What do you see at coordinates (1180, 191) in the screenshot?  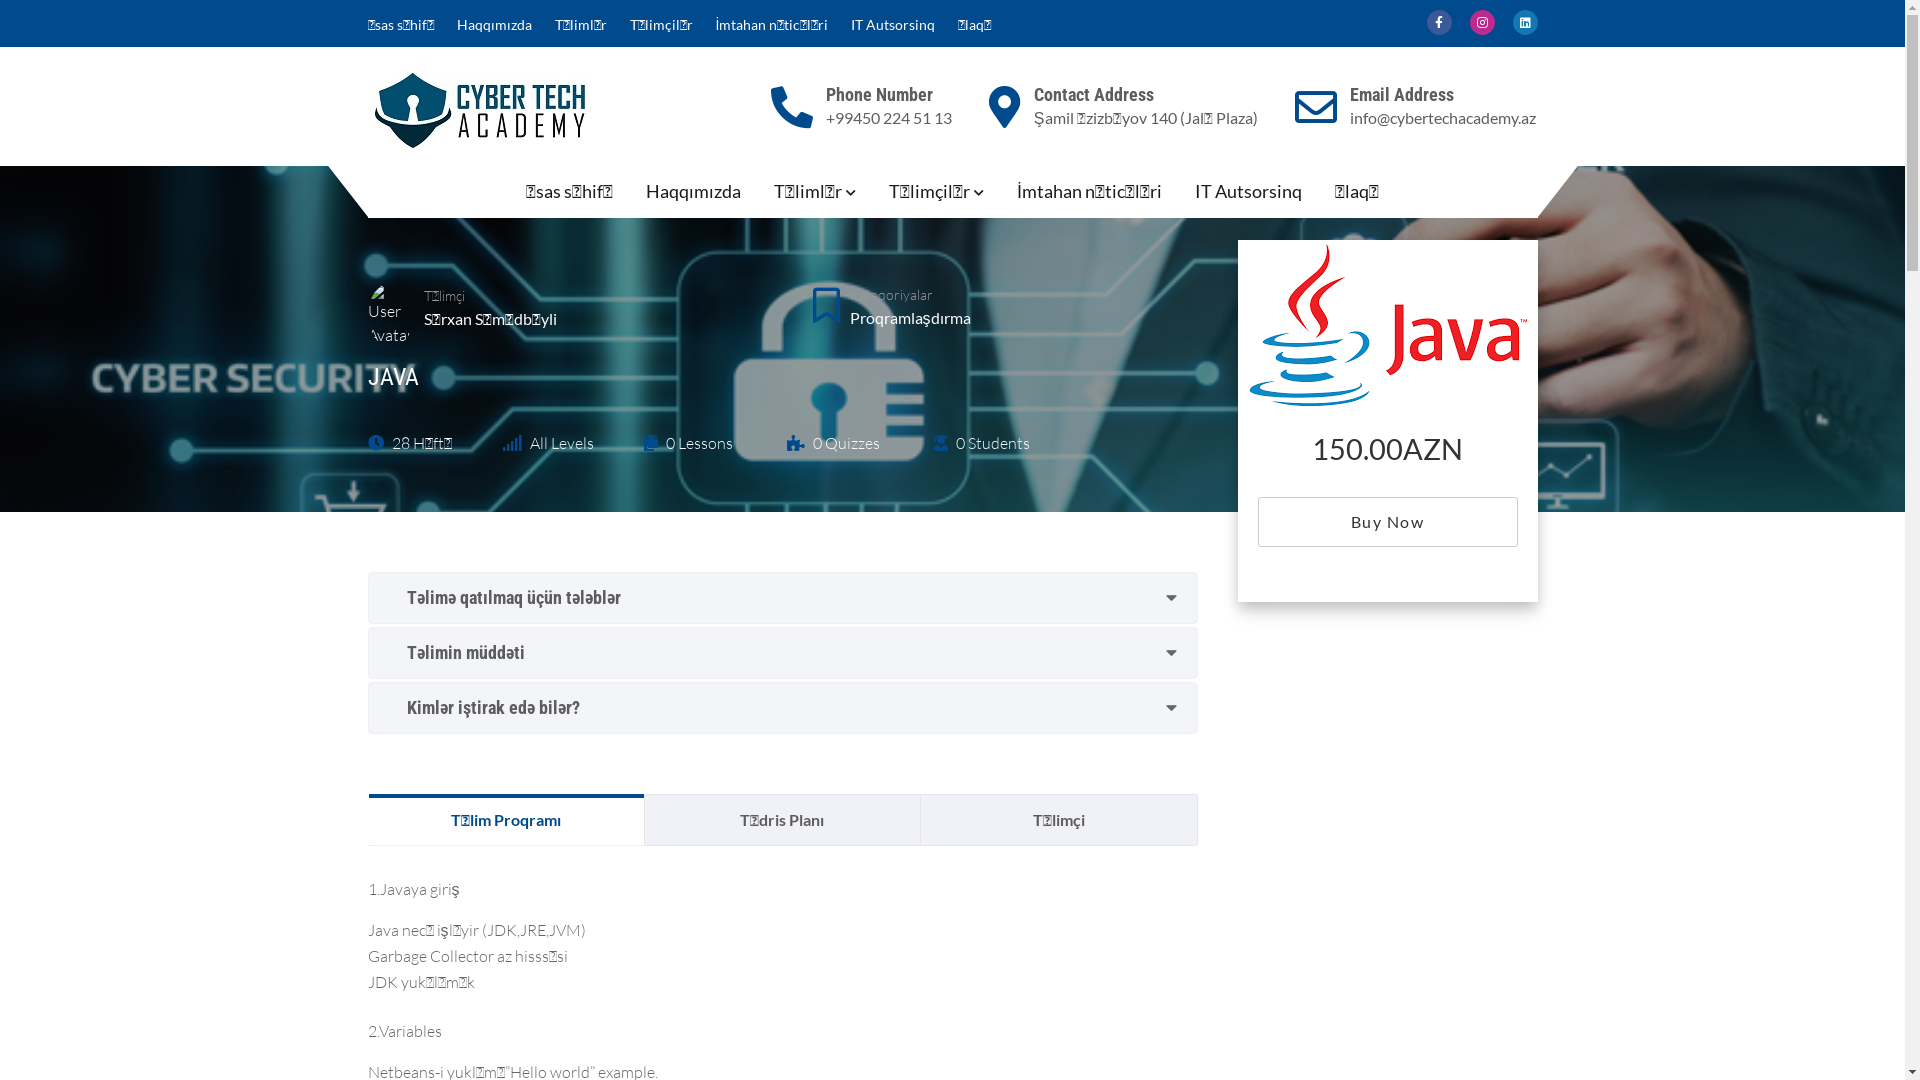 I see `'IT Autsorsinq'` at bounding box center [1180, 191].